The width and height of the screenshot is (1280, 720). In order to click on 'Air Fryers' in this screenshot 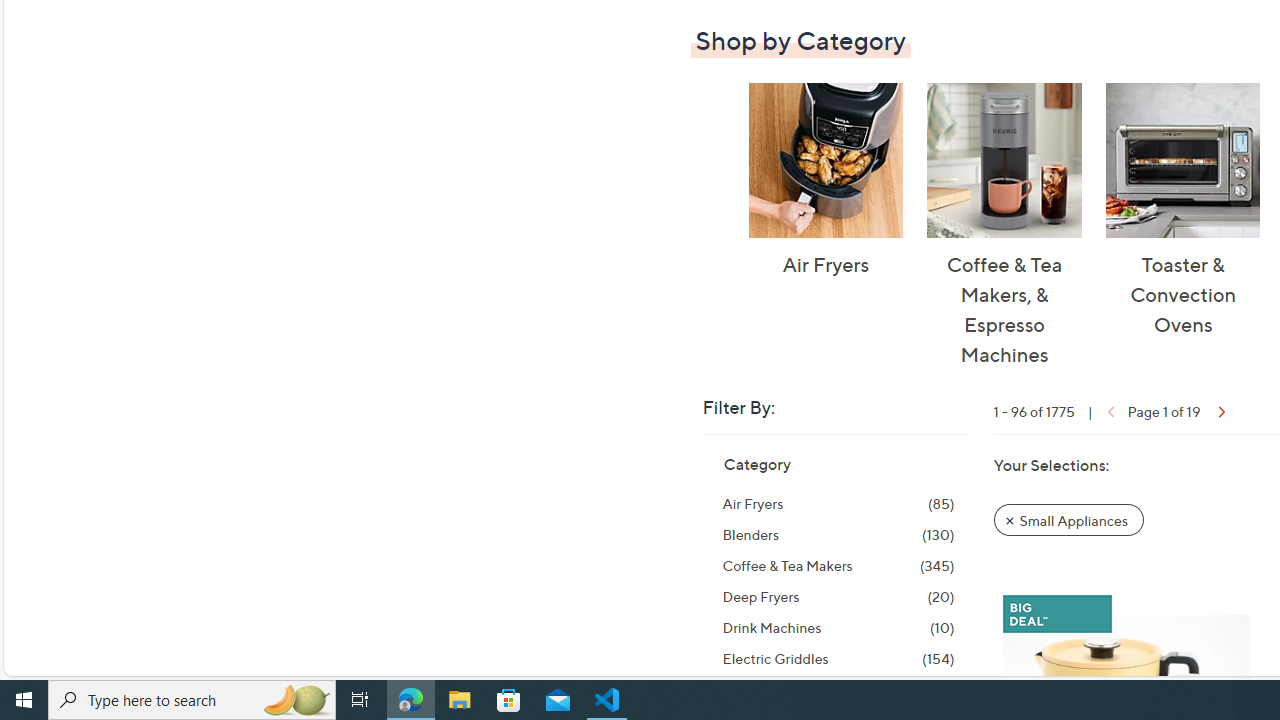, I will do `click(825, 159)`.